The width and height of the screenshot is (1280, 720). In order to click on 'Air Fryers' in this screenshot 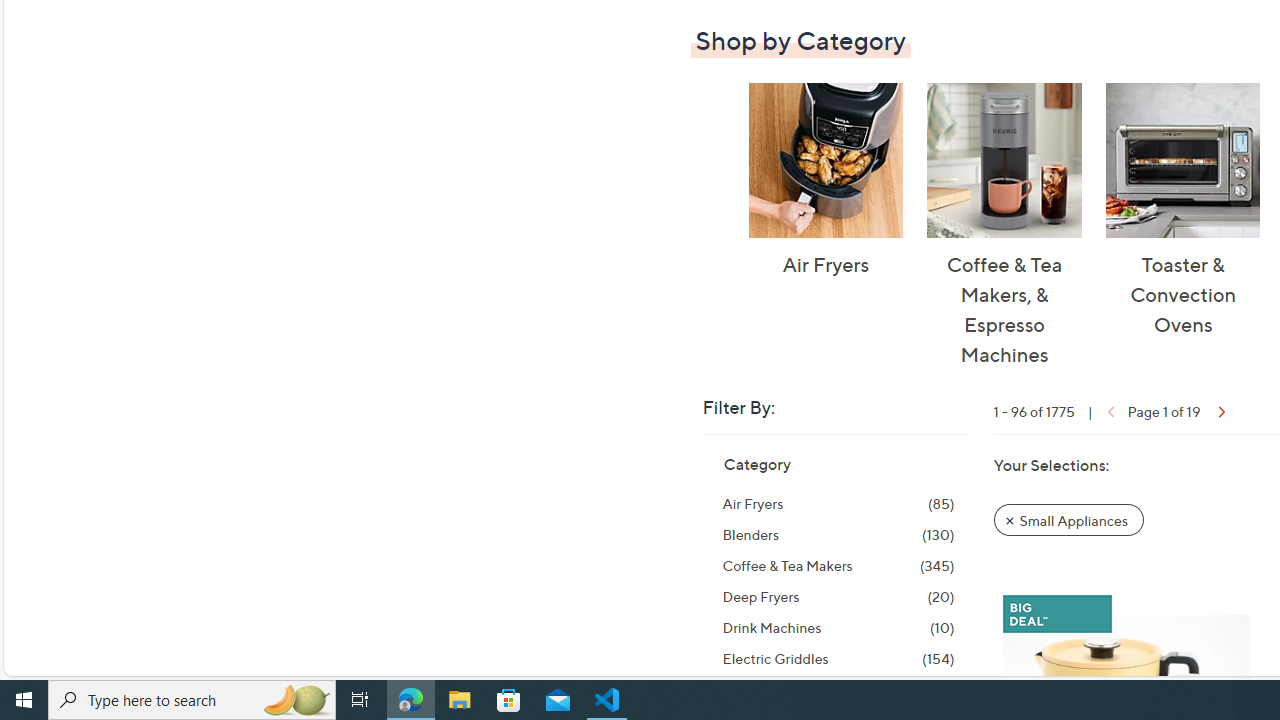, I will do `click(825, 159)`.